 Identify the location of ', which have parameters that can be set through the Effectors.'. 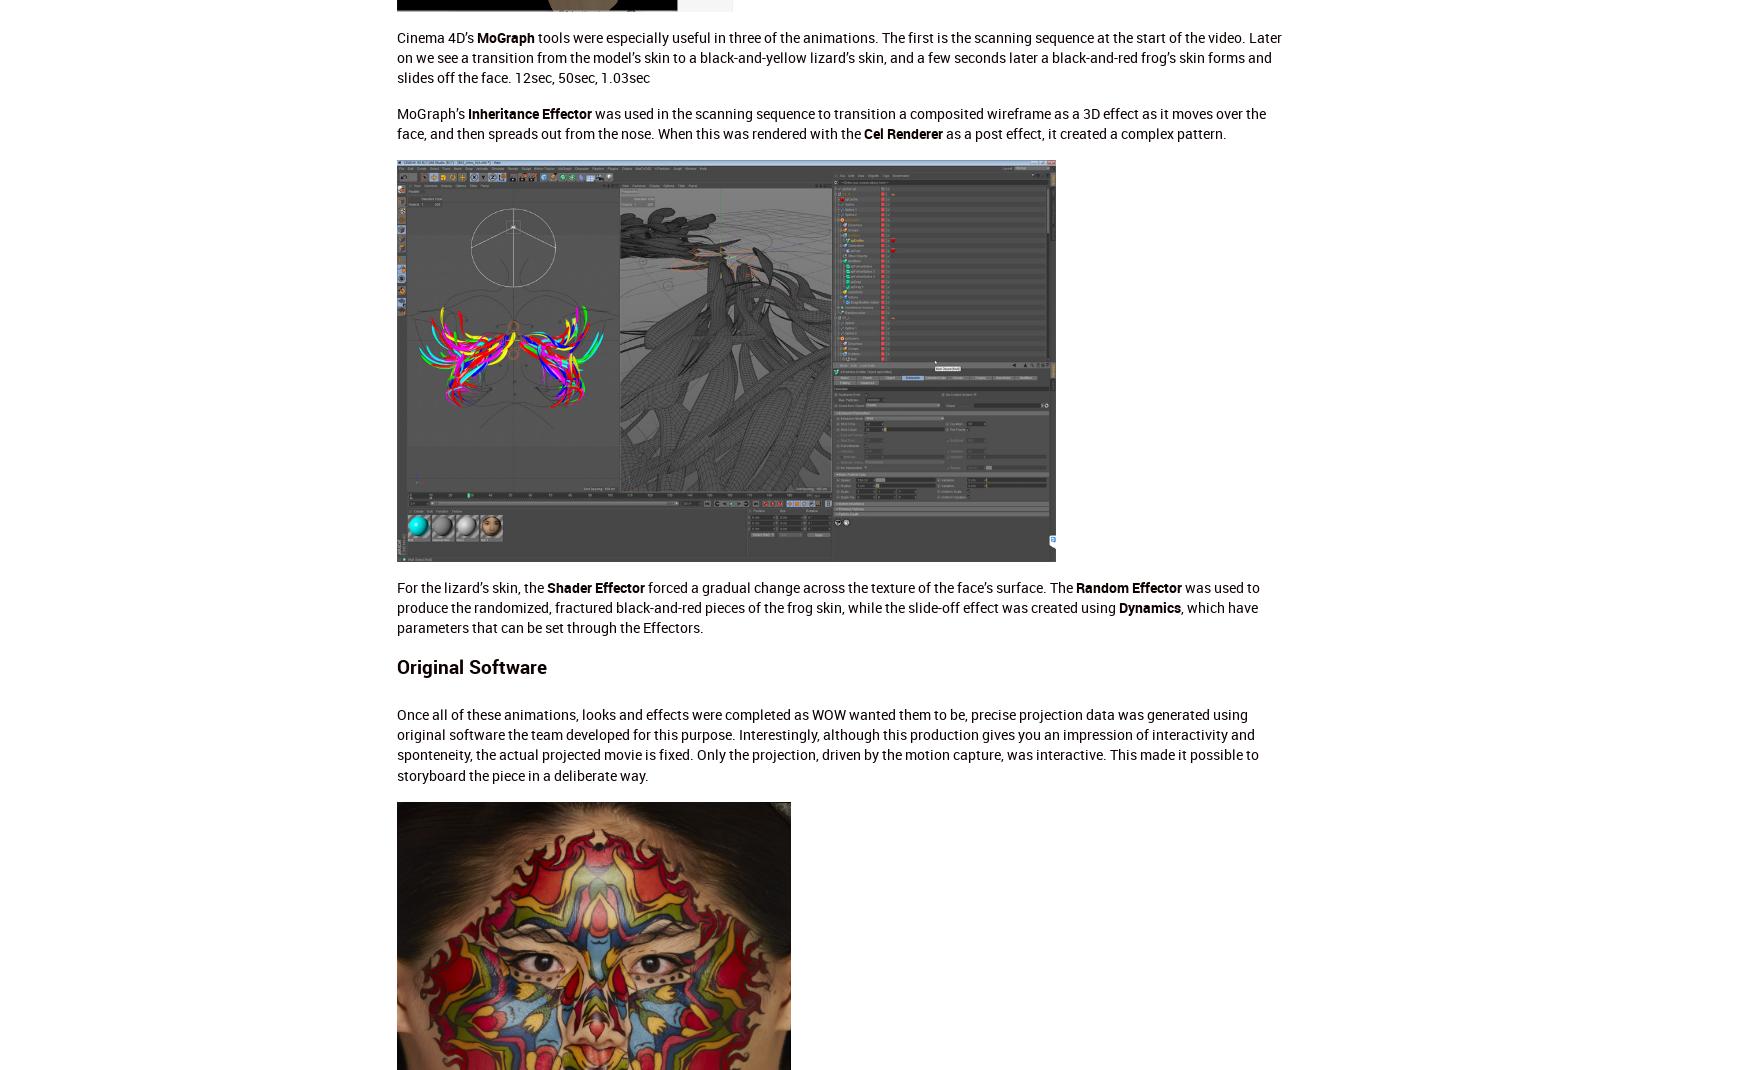
(395, 615).